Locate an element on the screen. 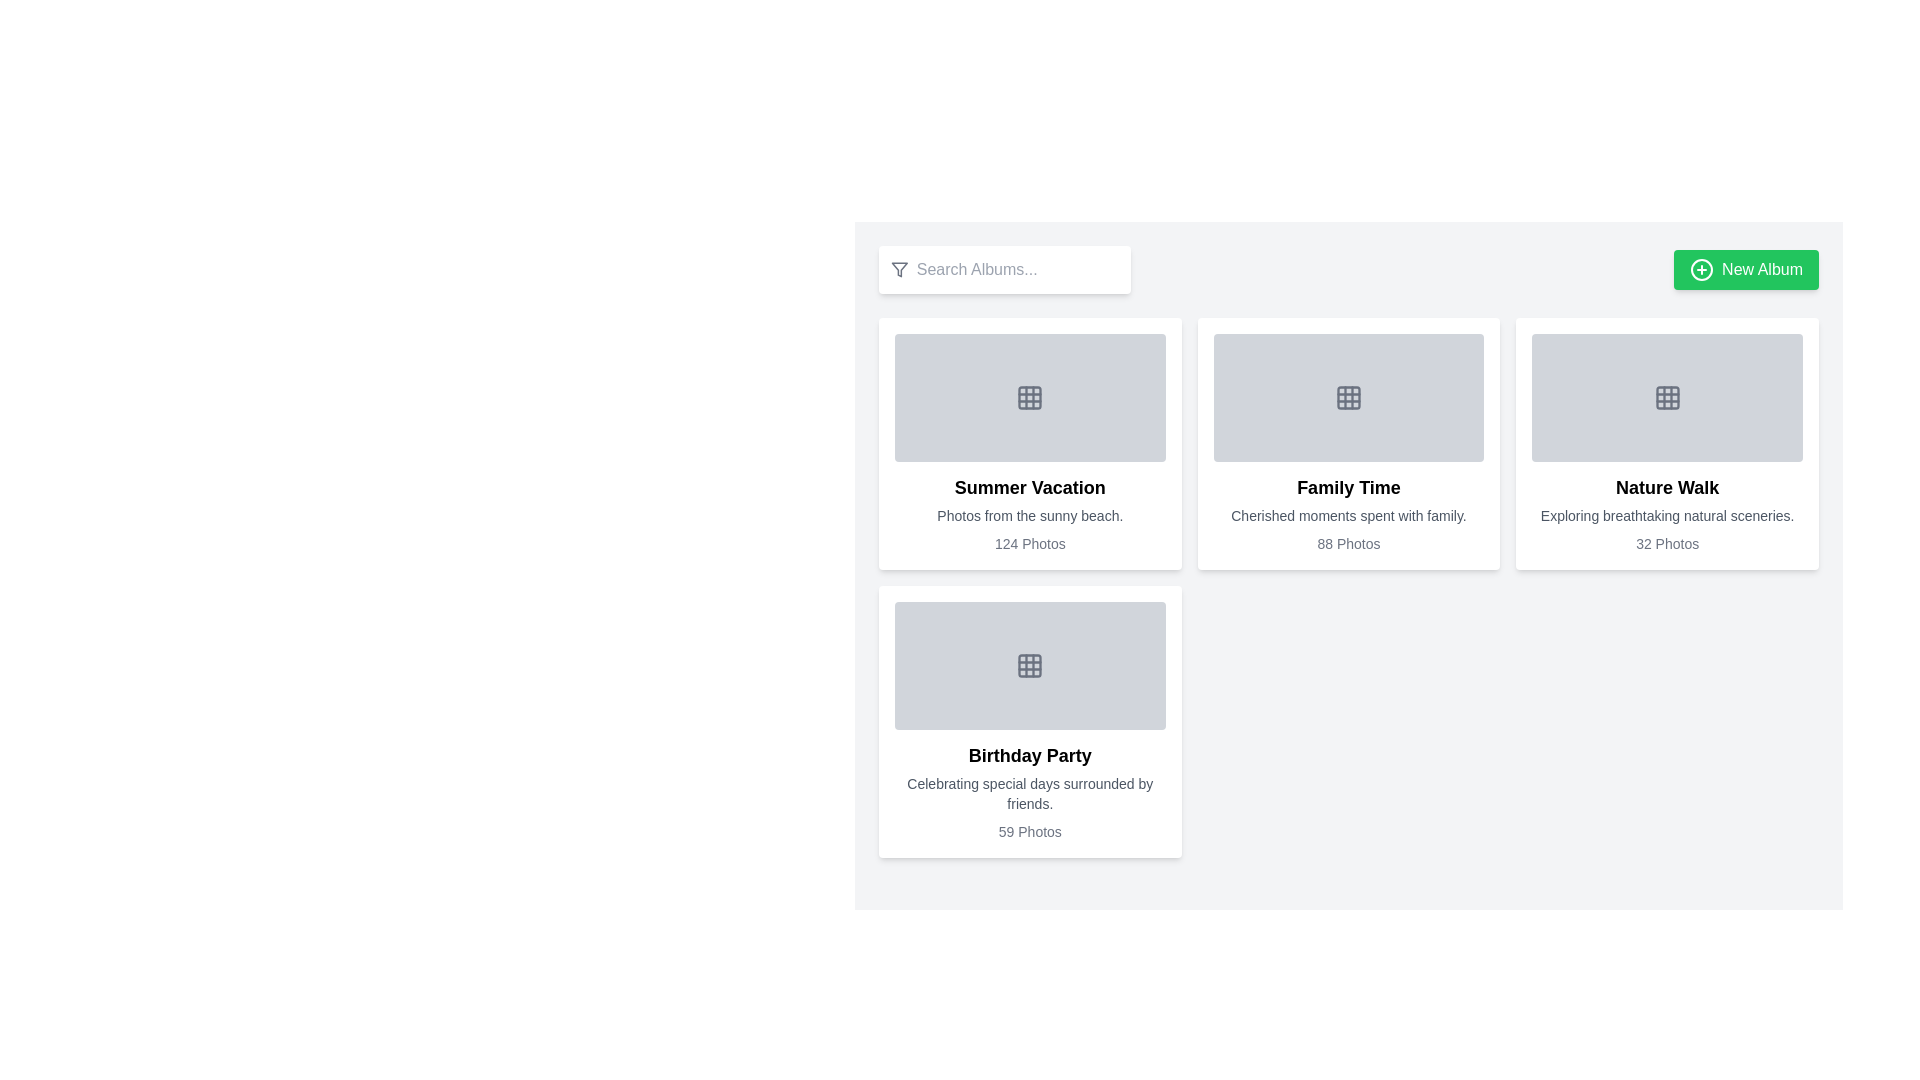 Image resolution: width=1920 pixels, height=1080 pixels. the small, uniform SVG rectangle with rounded corners located in the central part of the 'grid-like' icon on the 'Summer Vacation' album thumbnail is located at coordinates (1030, 397).